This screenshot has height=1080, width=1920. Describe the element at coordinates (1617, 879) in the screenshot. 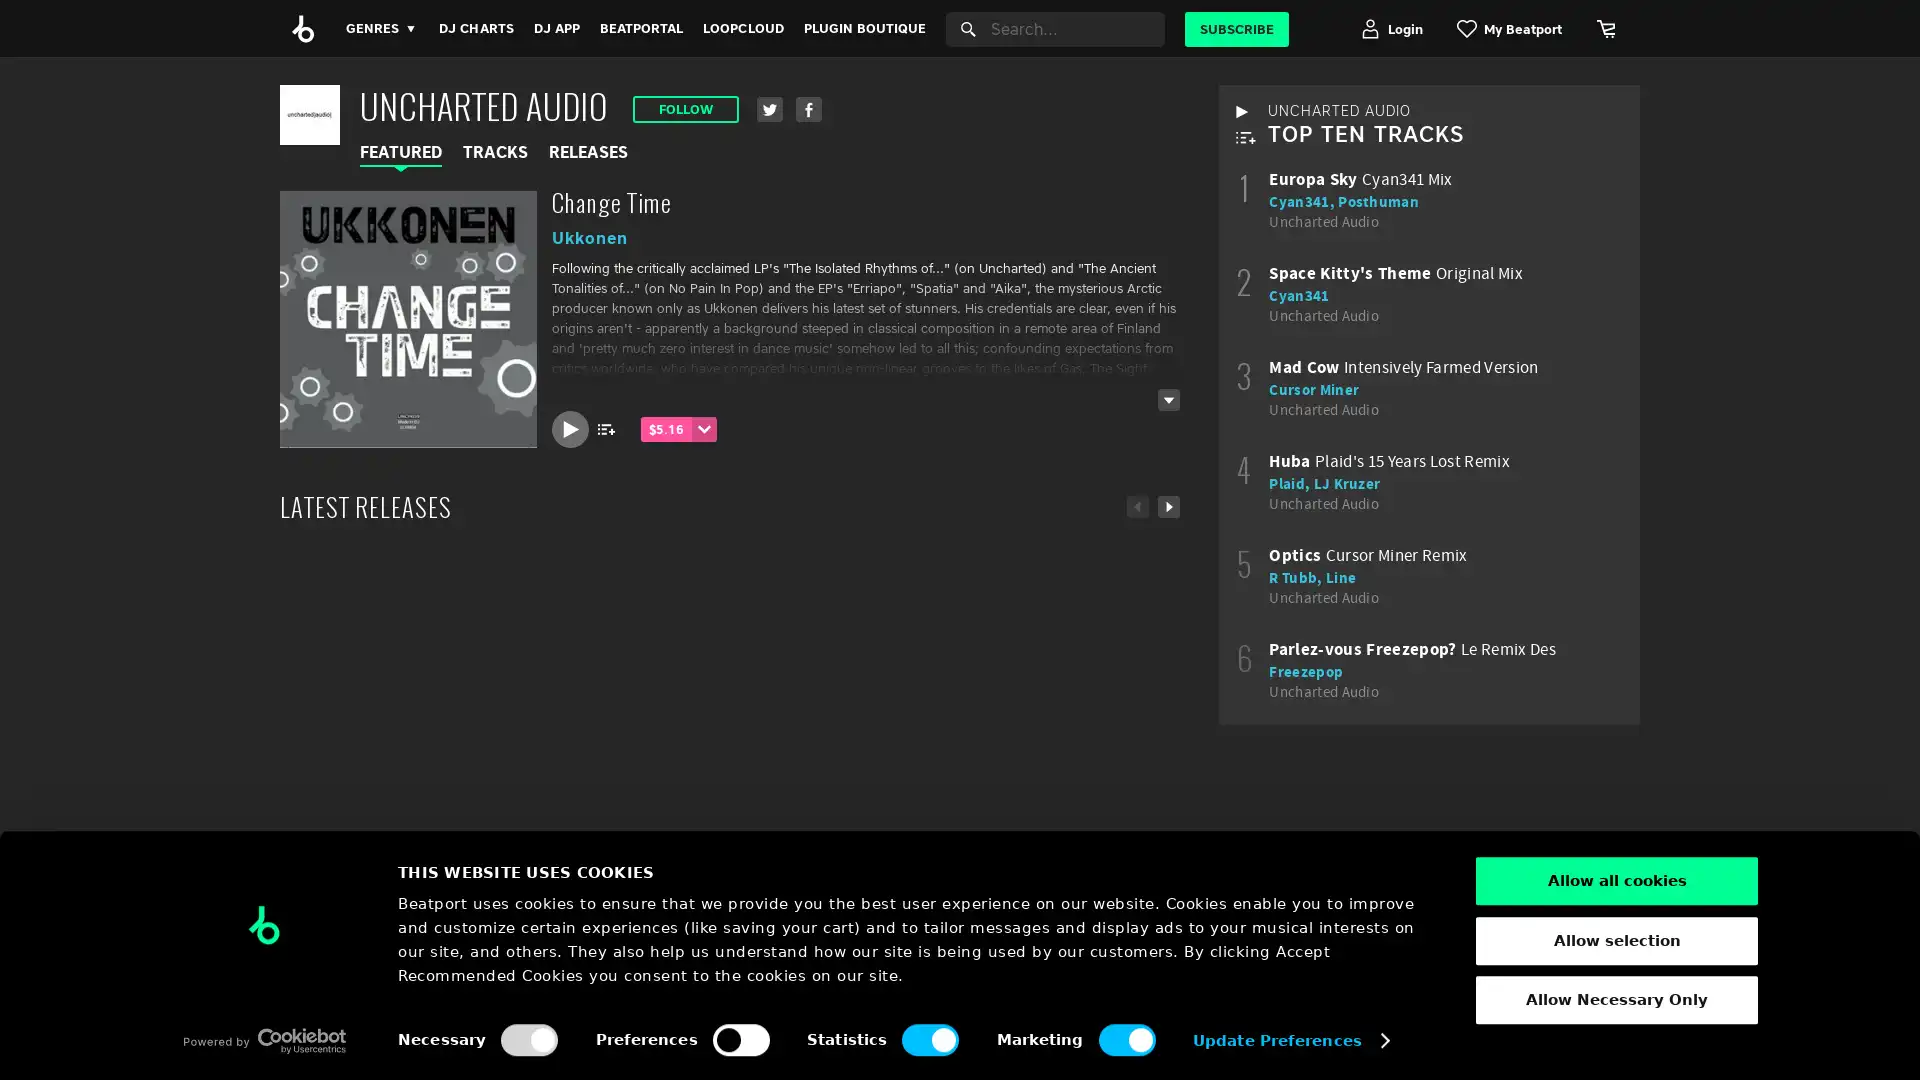

I see `Allow all cookies` at that location.